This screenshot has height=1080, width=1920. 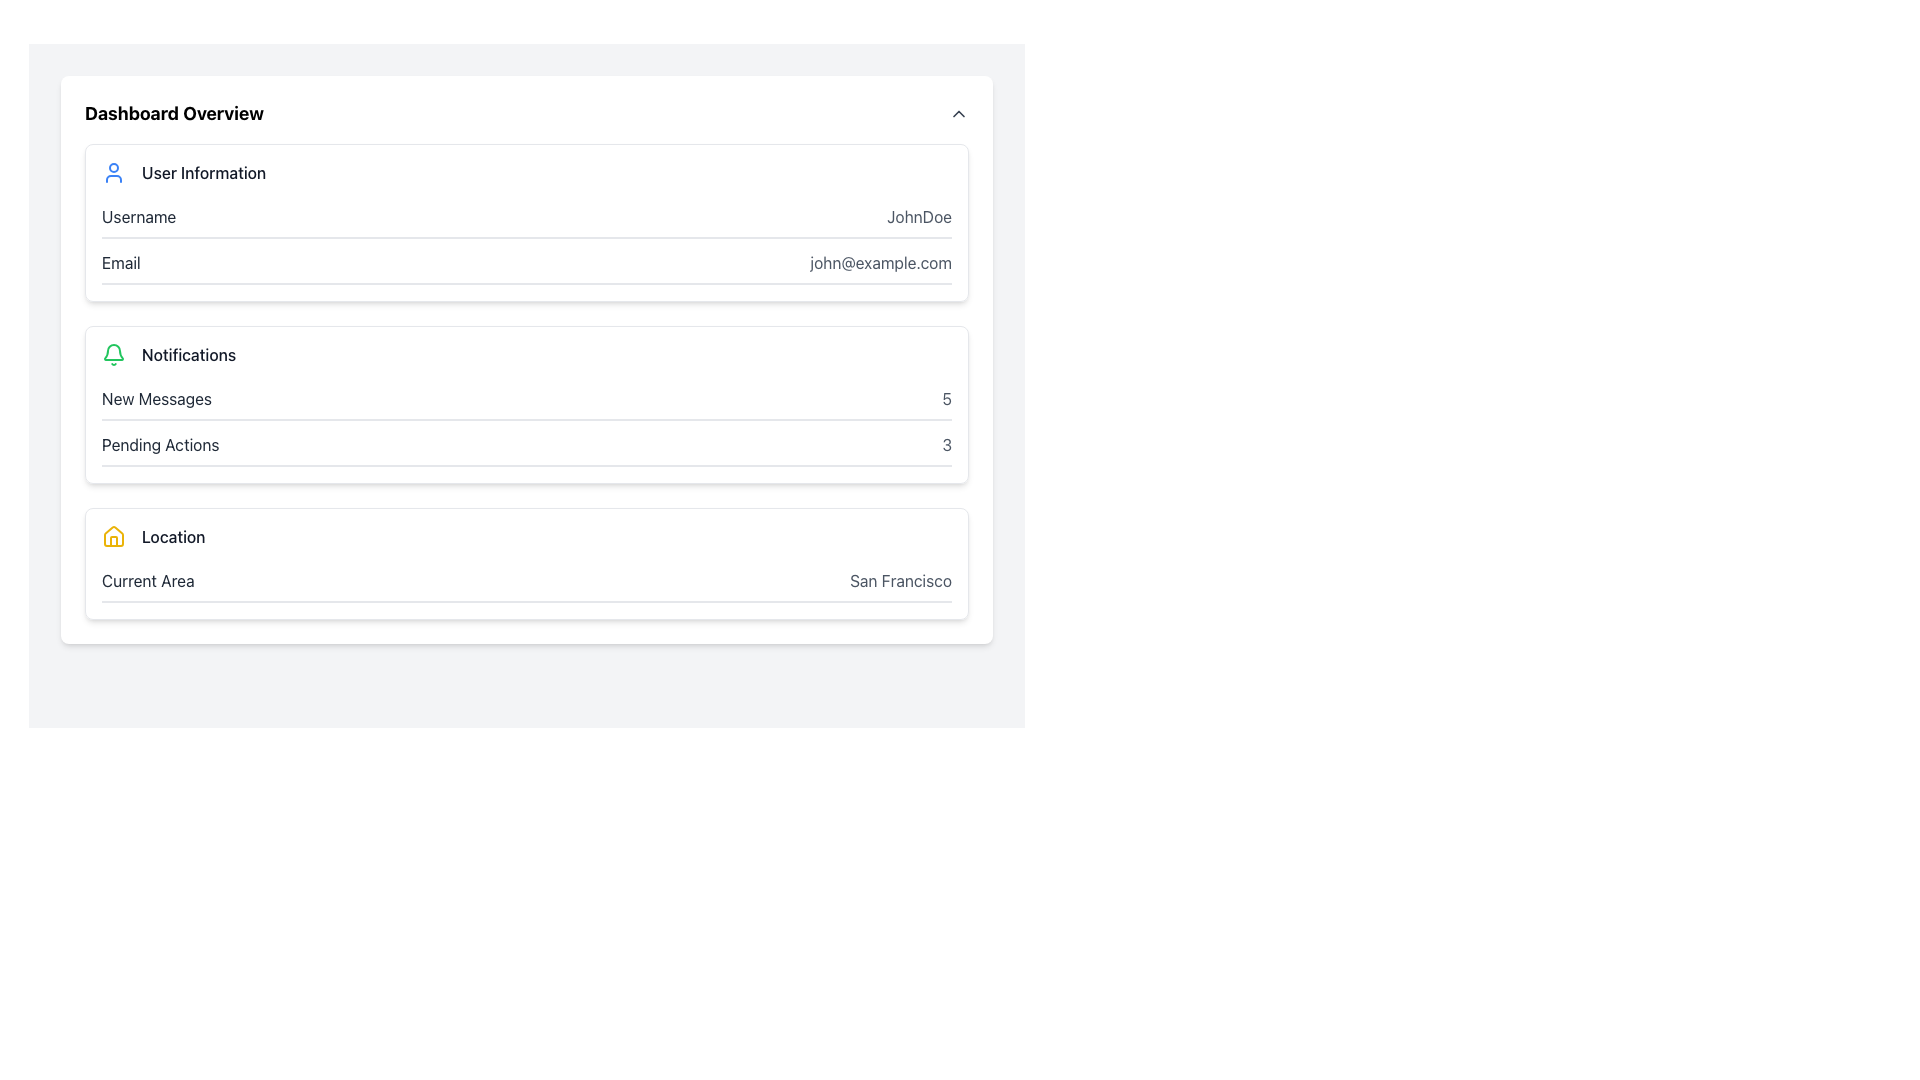 I want to click on the left-aligned text label indicating the section or count of pending actions within the notifications category, so click(x=160, y=443).